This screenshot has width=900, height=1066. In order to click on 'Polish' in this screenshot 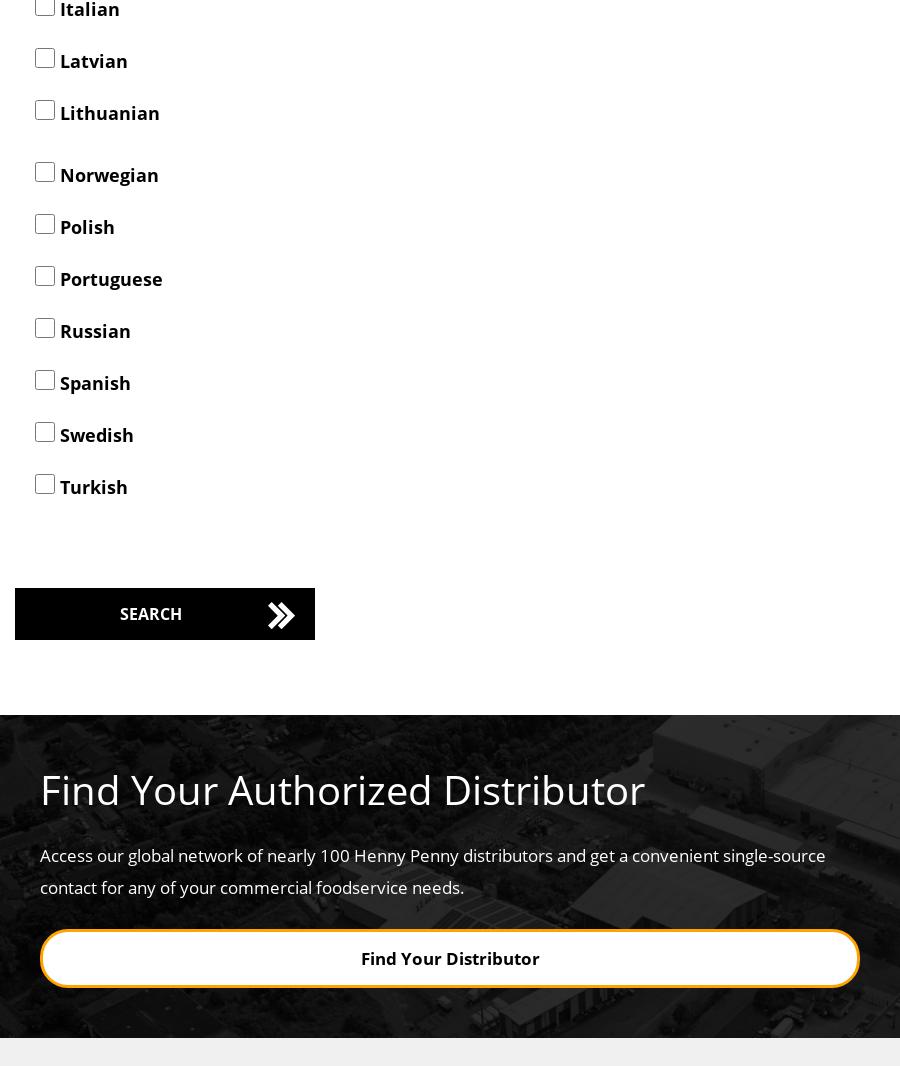, I will do `click(83, 224)`.